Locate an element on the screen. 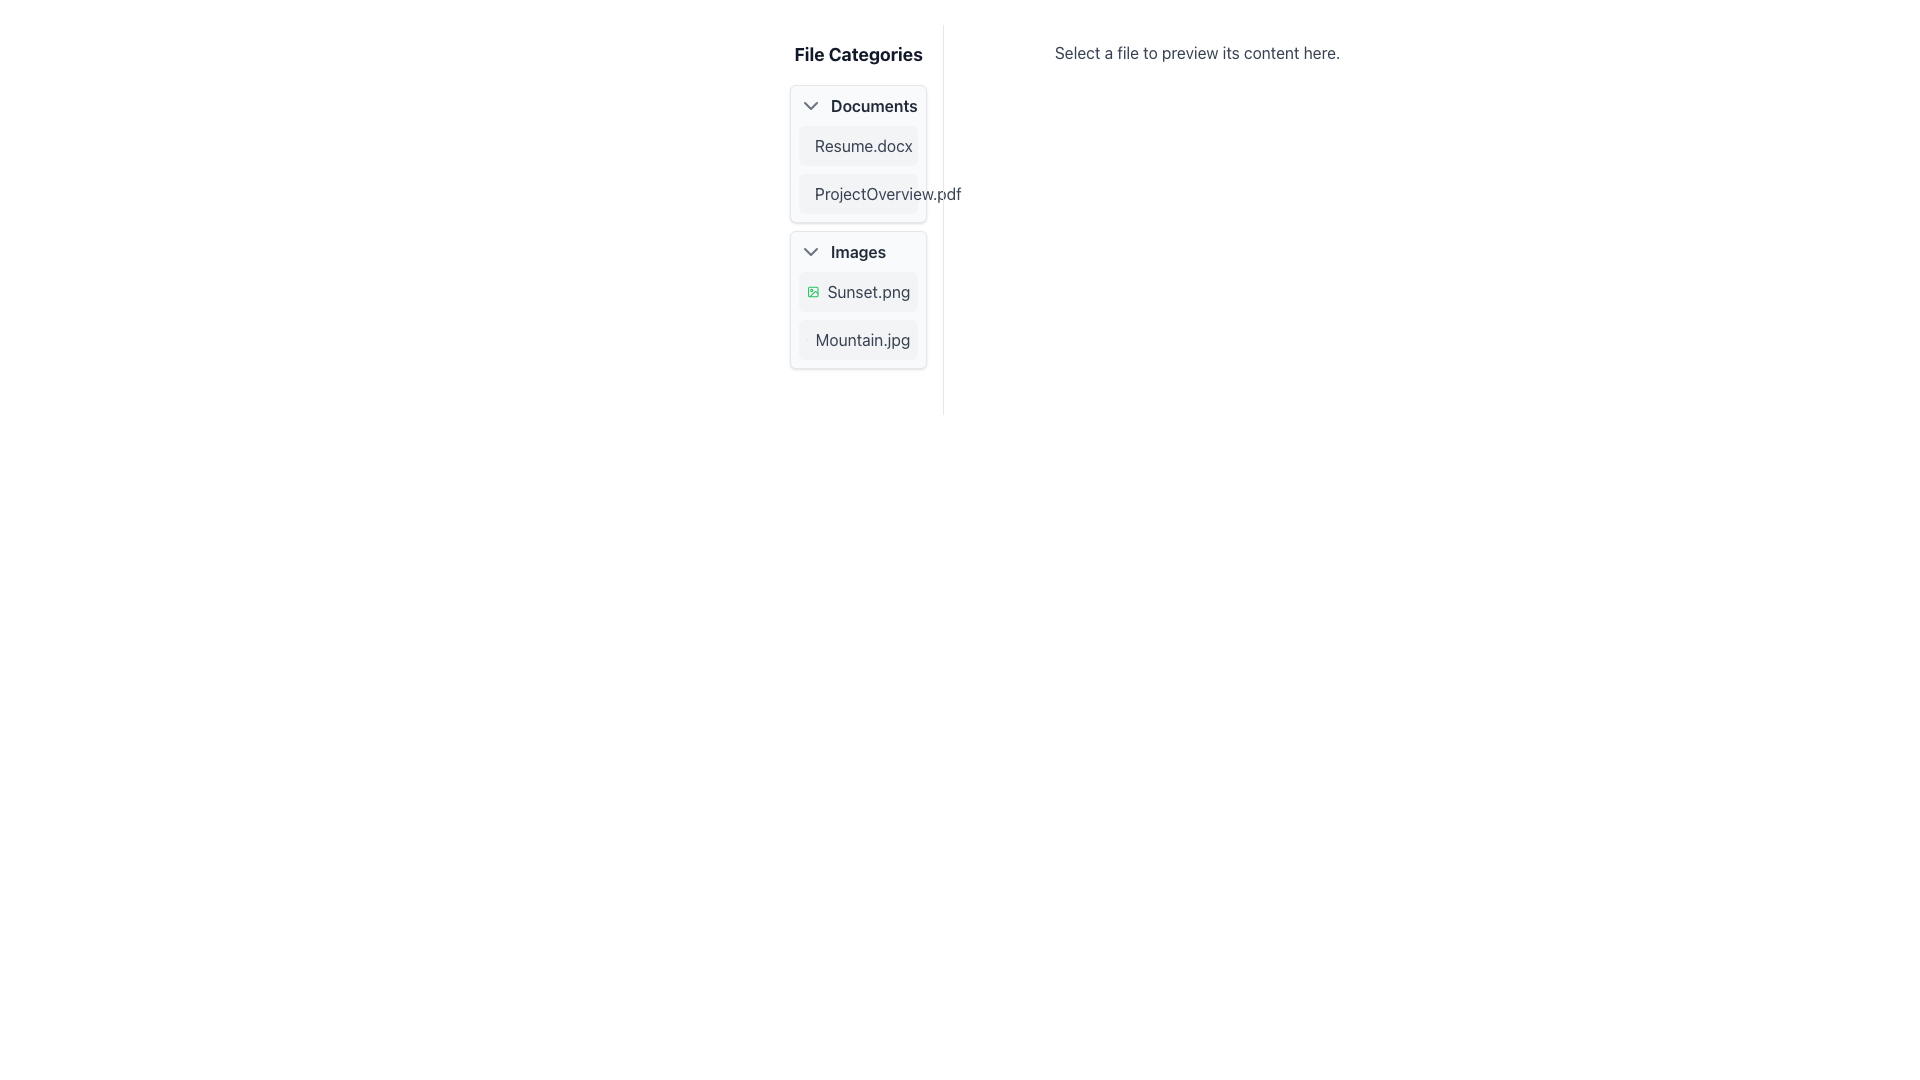 This screenshot has height=1080, width=1920. the main outline of the file icon representing 'ProjectOverview.pdf' in the 'Documents' category of the 'File Categories' panel is located at coordinates (819, 193).